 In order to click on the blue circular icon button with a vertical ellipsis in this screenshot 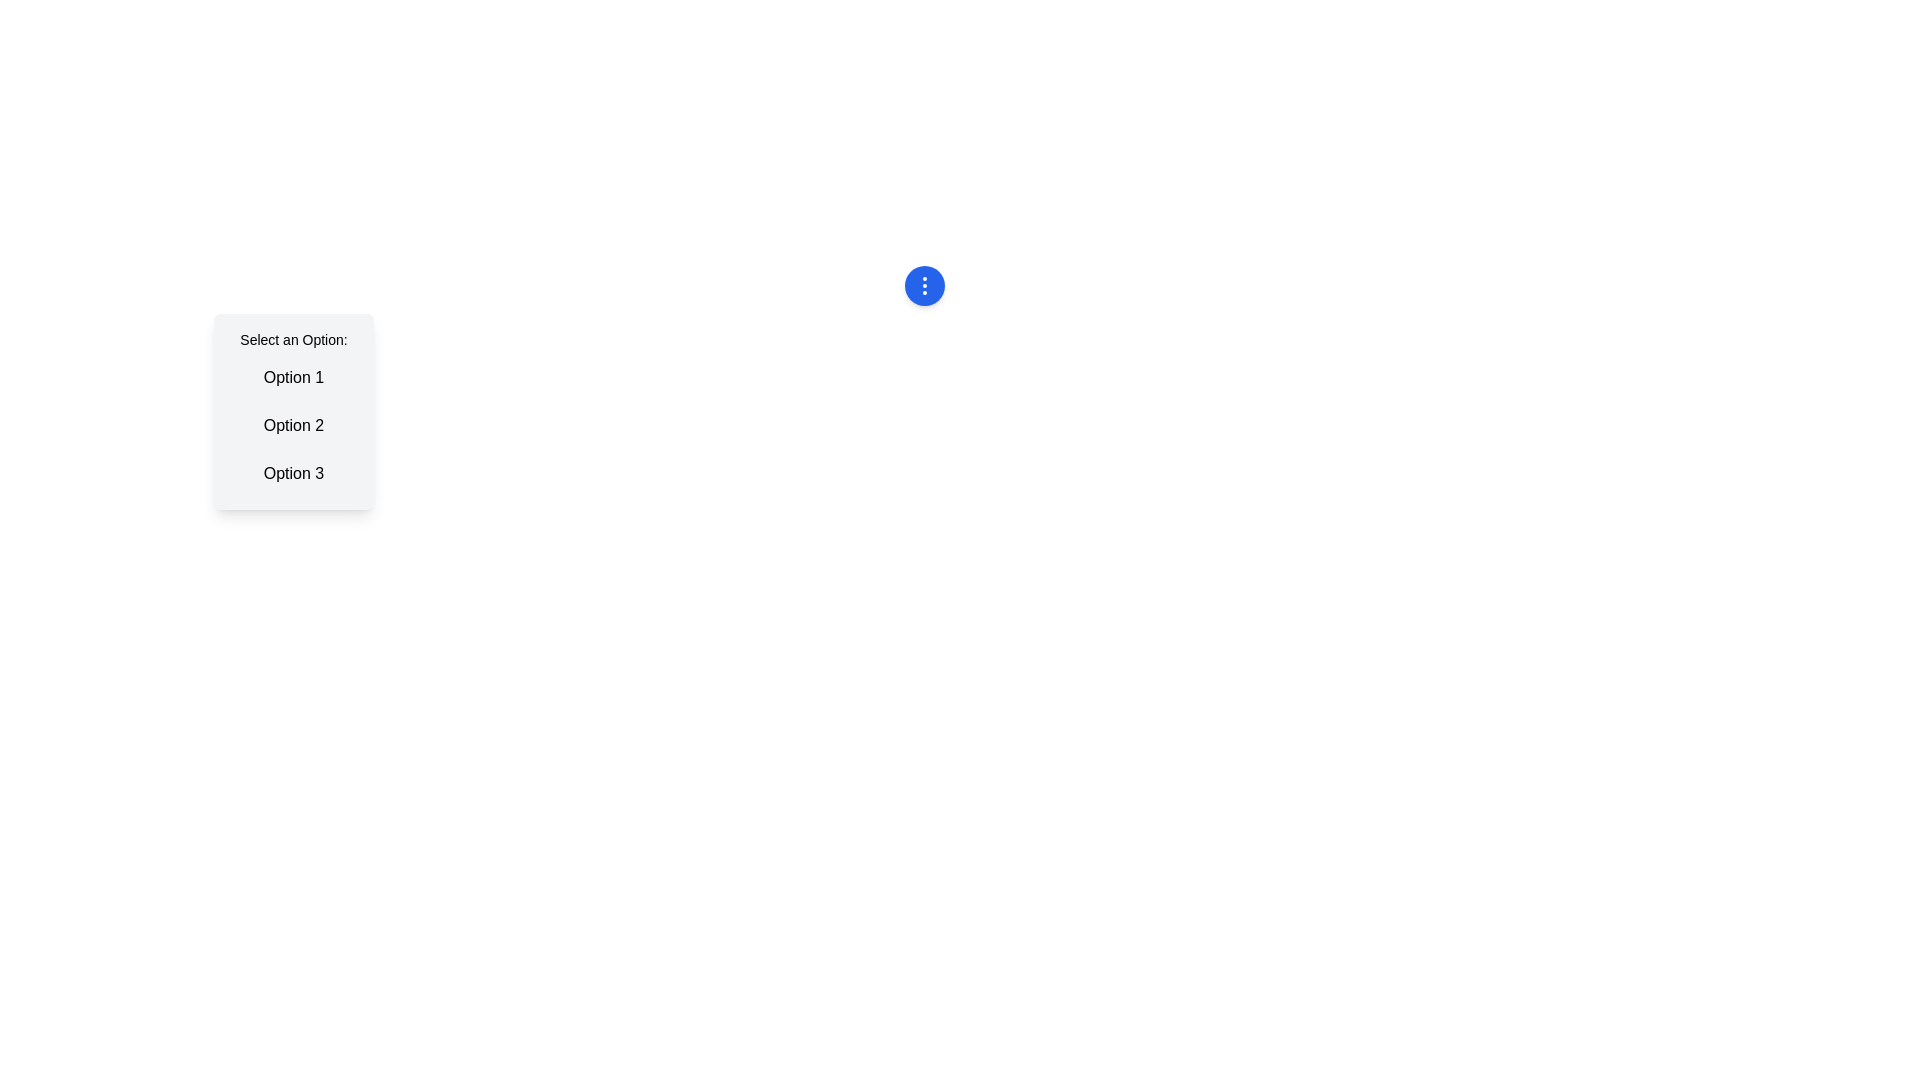, I will do `click(923, 285)`.